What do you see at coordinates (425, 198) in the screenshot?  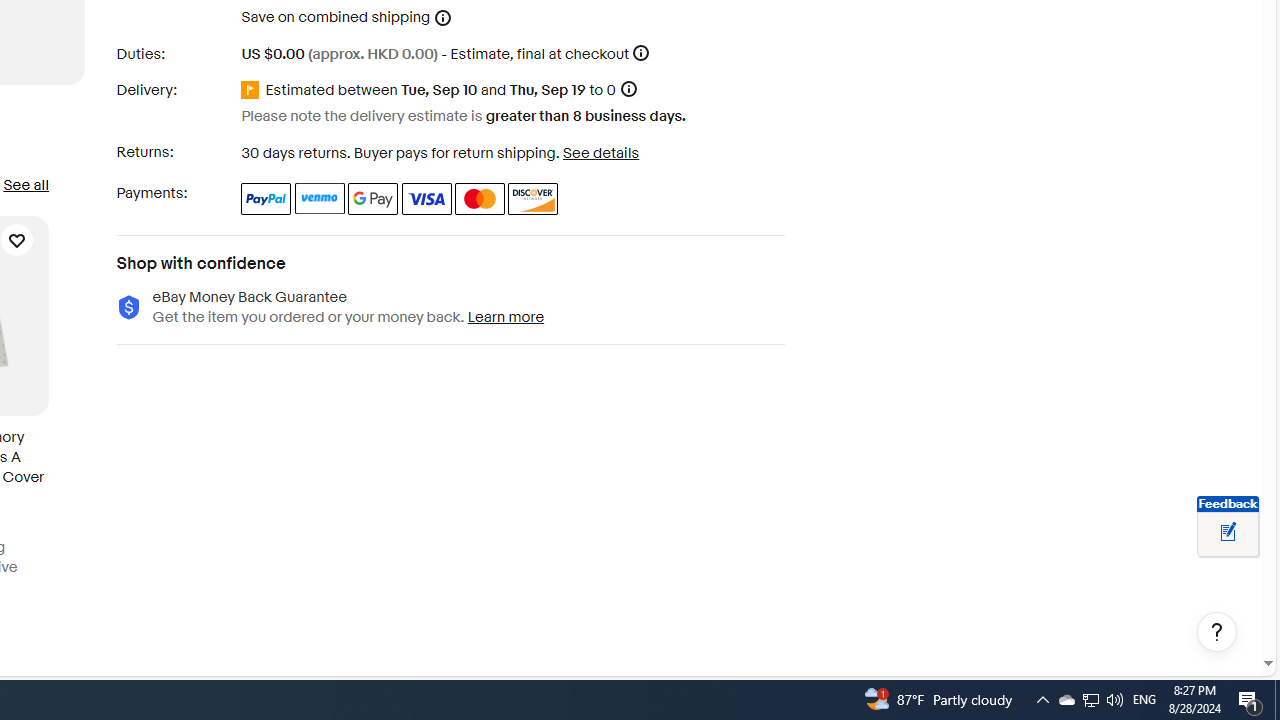 I see `'Visa'` at bounding box center [425, 198].